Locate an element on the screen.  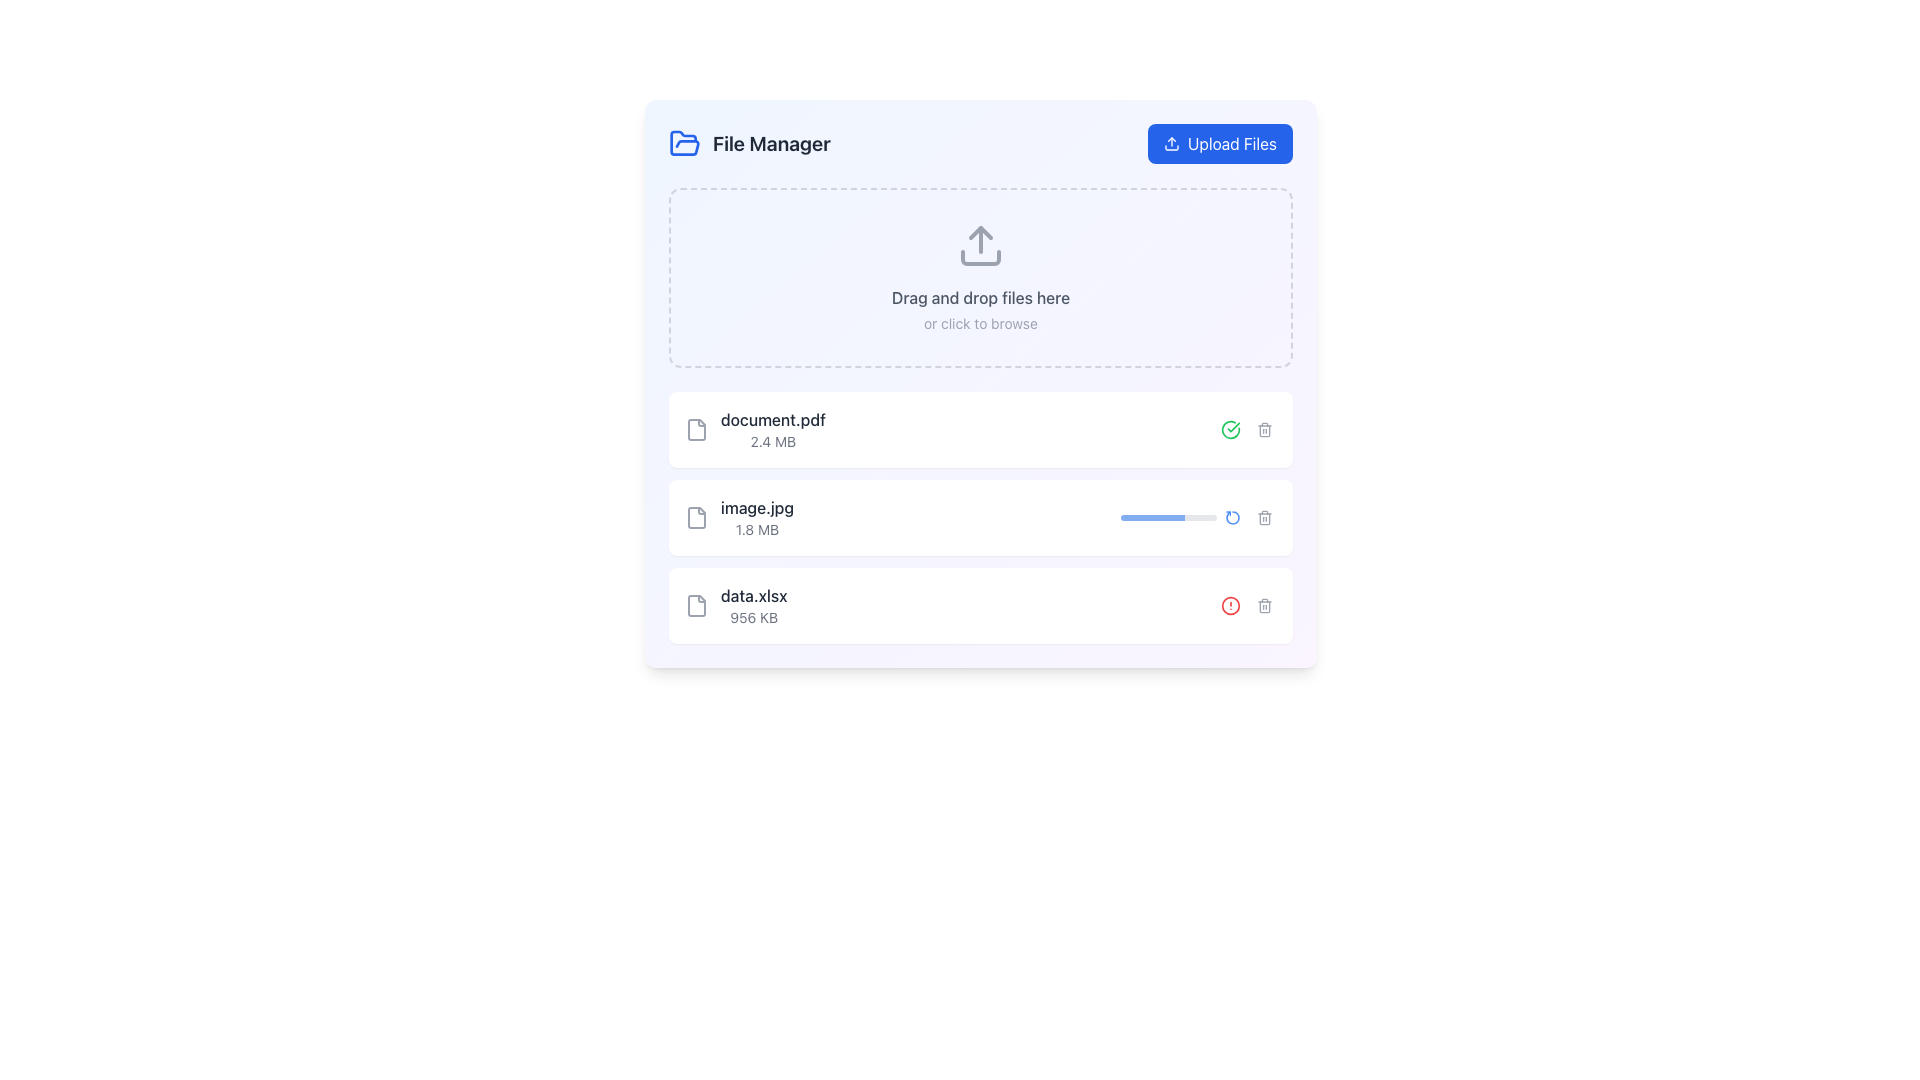
the icon representing the file 'data.xlsx' located to the left of the text components, indicating the file type or status is located at coordinates (696, 604).